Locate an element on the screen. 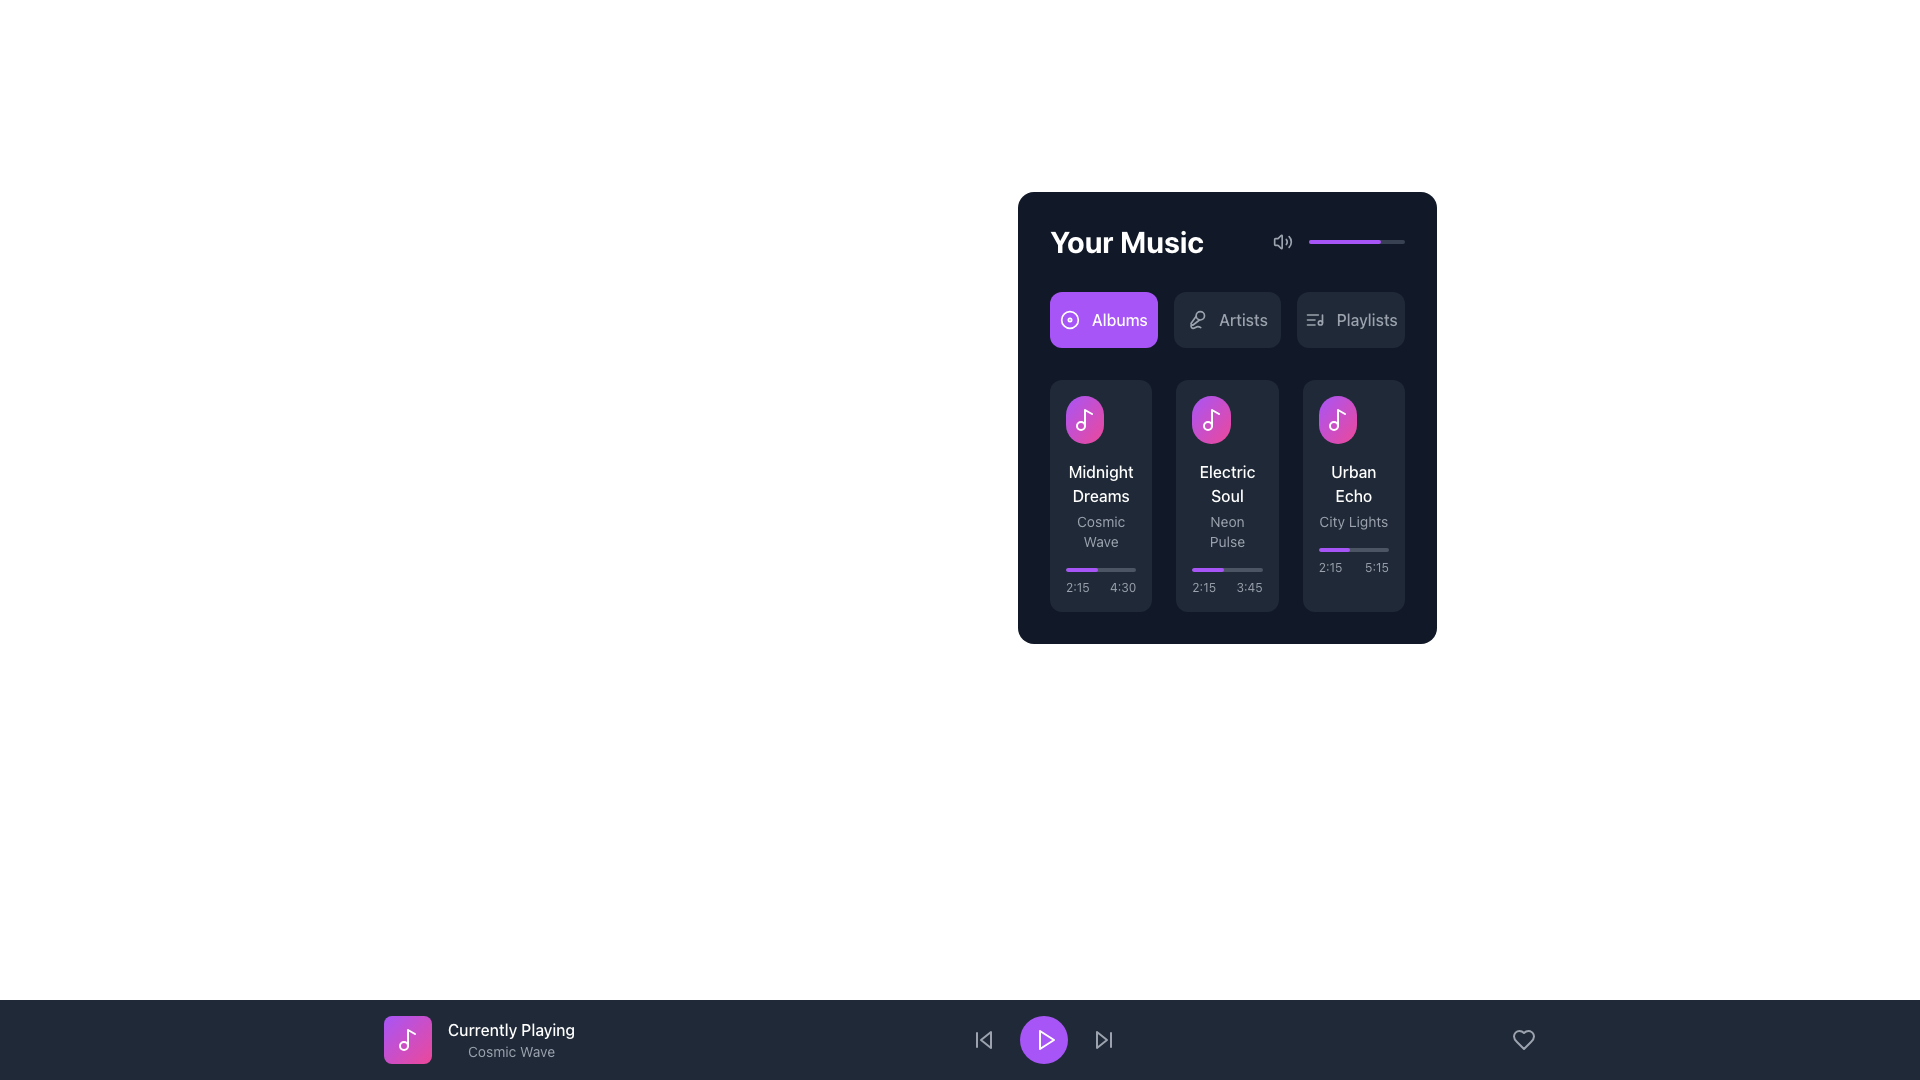  the circular button with a gradient background and a white music icon, located in the 'Your Music' section, specifically in the second column of the album cards labeled 'Electric Soul' and 'Neon Pulse', positioned to the left of the play button icon is located at coordinates (1210, 419).